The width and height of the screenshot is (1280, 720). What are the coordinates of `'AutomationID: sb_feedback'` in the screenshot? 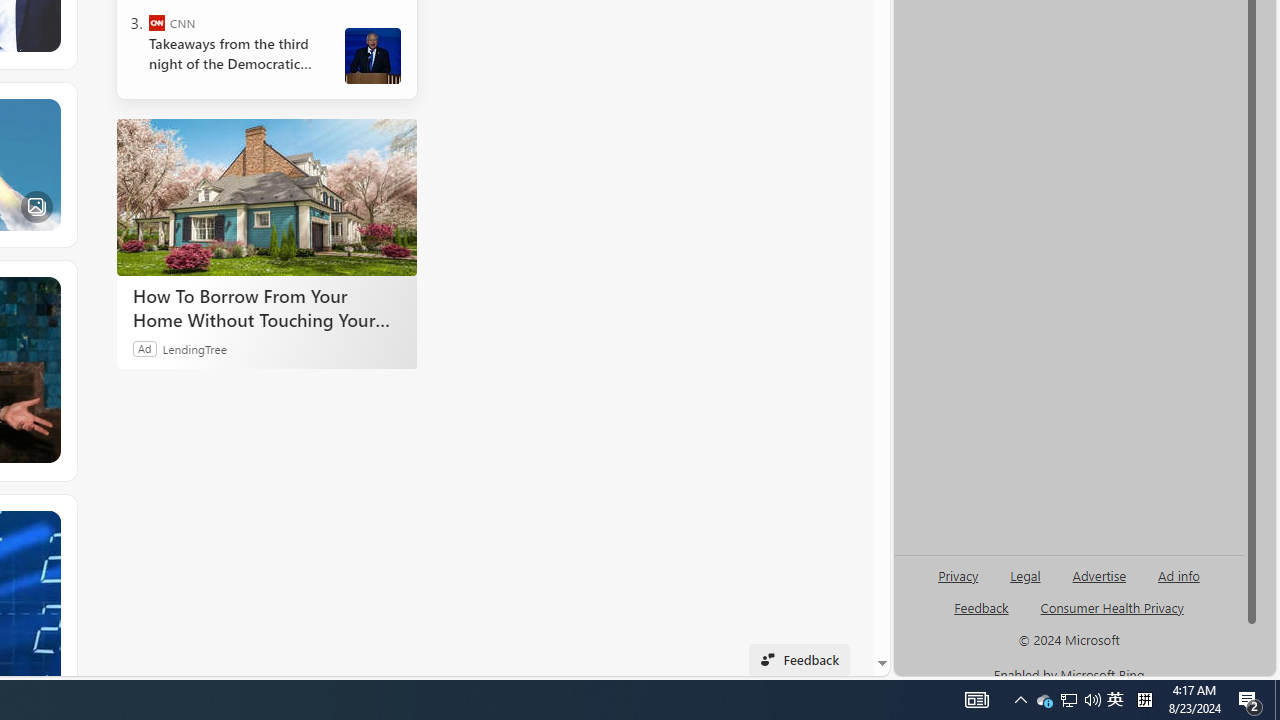 It's located at (981, 606).